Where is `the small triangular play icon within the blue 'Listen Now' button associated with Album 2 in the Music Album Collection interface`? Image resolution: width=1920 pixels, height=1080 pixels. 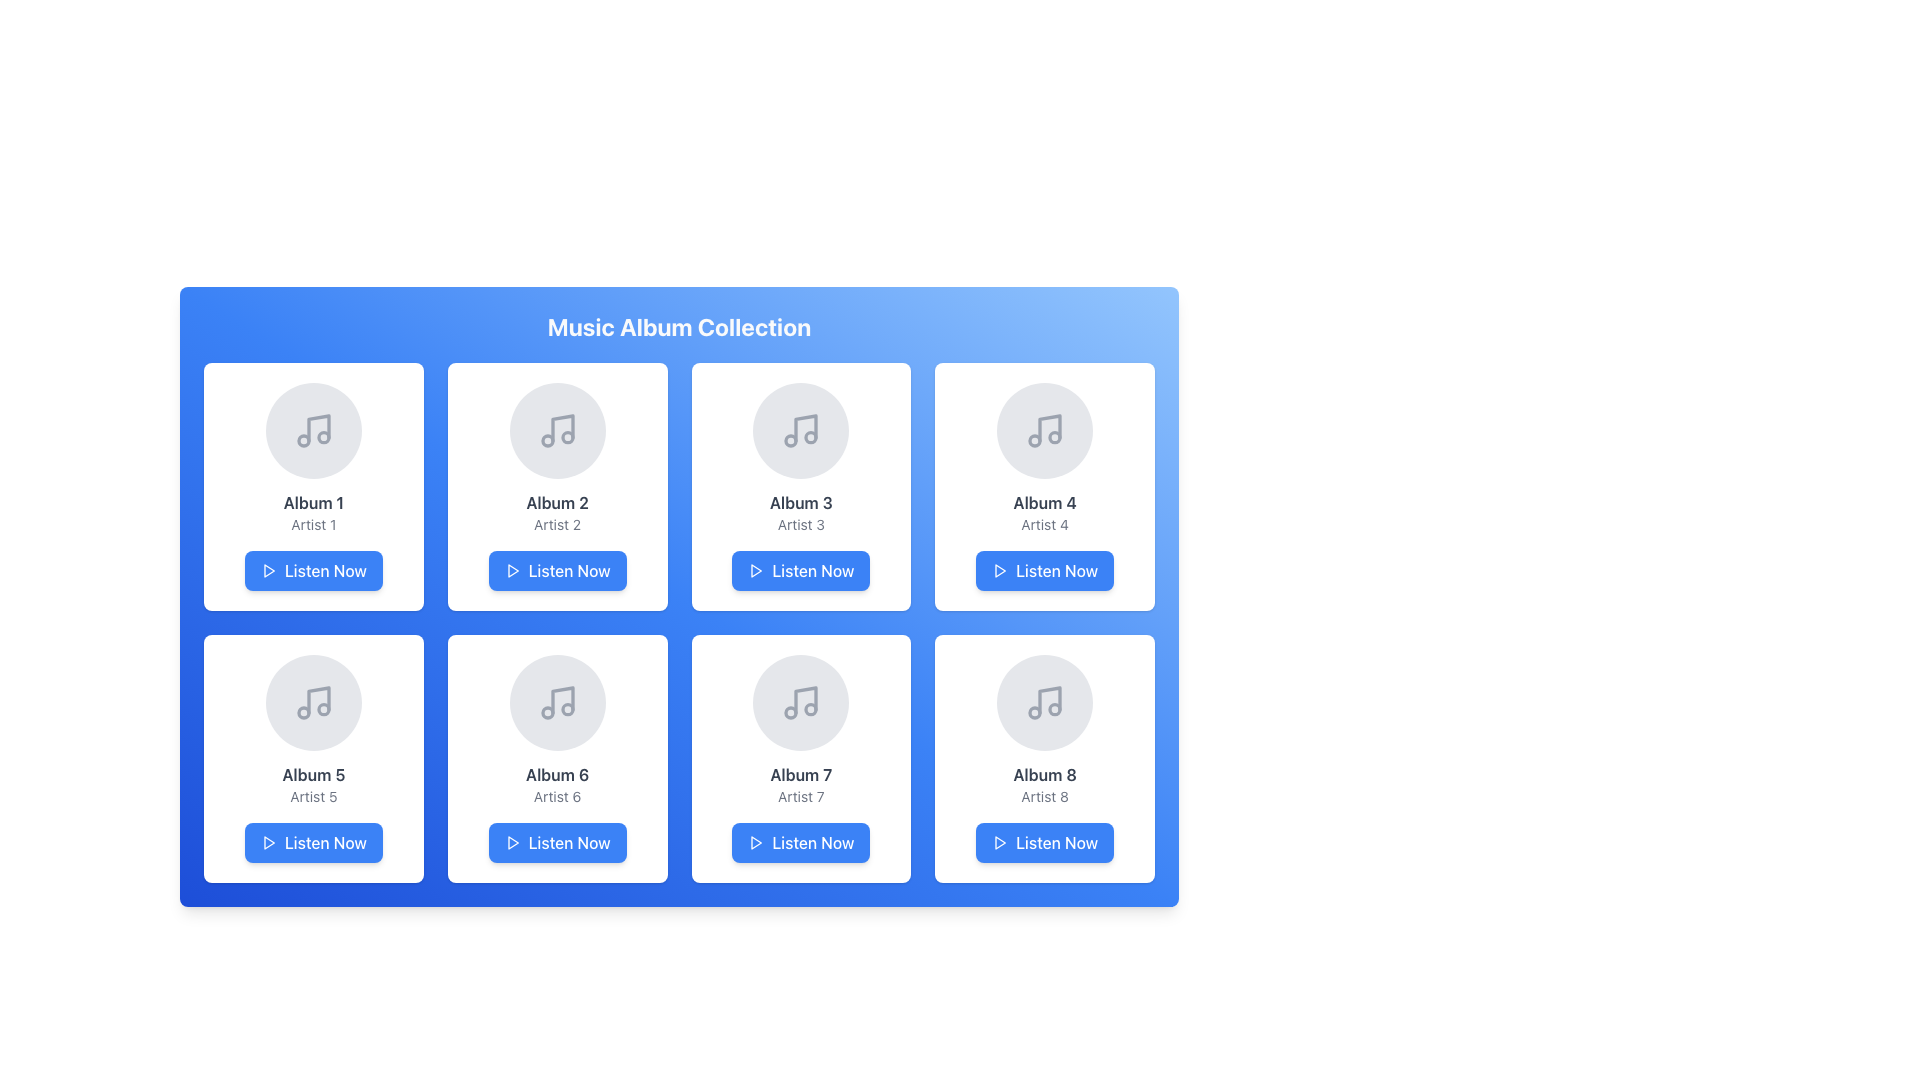 the small triangular play icon within the blue 'Listen Now' button associated with Album 2 in the Music Album Collection interface is located at coordinates (513, 570).